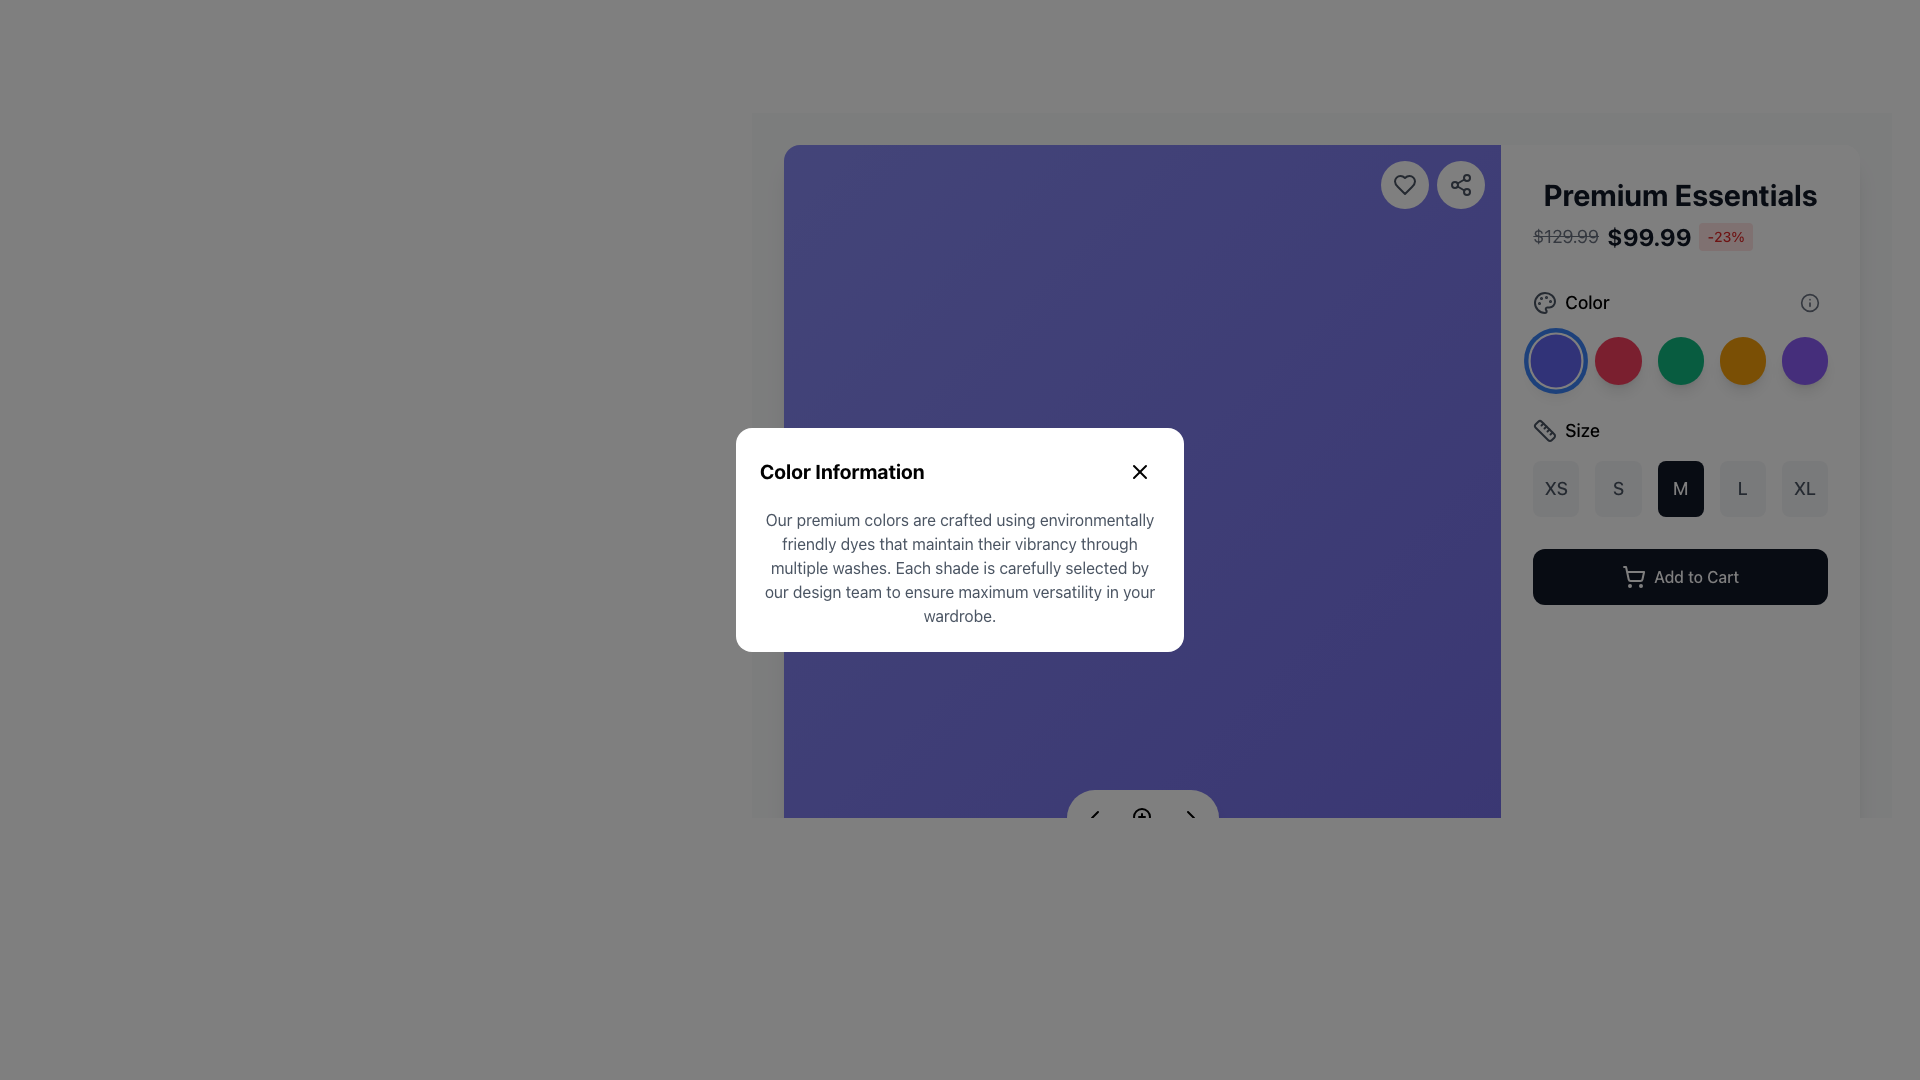 The width and height of the screenshot is (1920, 1080). What do you see at coordinates (1544, 303) in the screenshot?
I see `the circular palette icon representing color selection, located to the left of the 'Color' label in the 'Premium Essentials' product detail section` at bounding box center [1544, 303].